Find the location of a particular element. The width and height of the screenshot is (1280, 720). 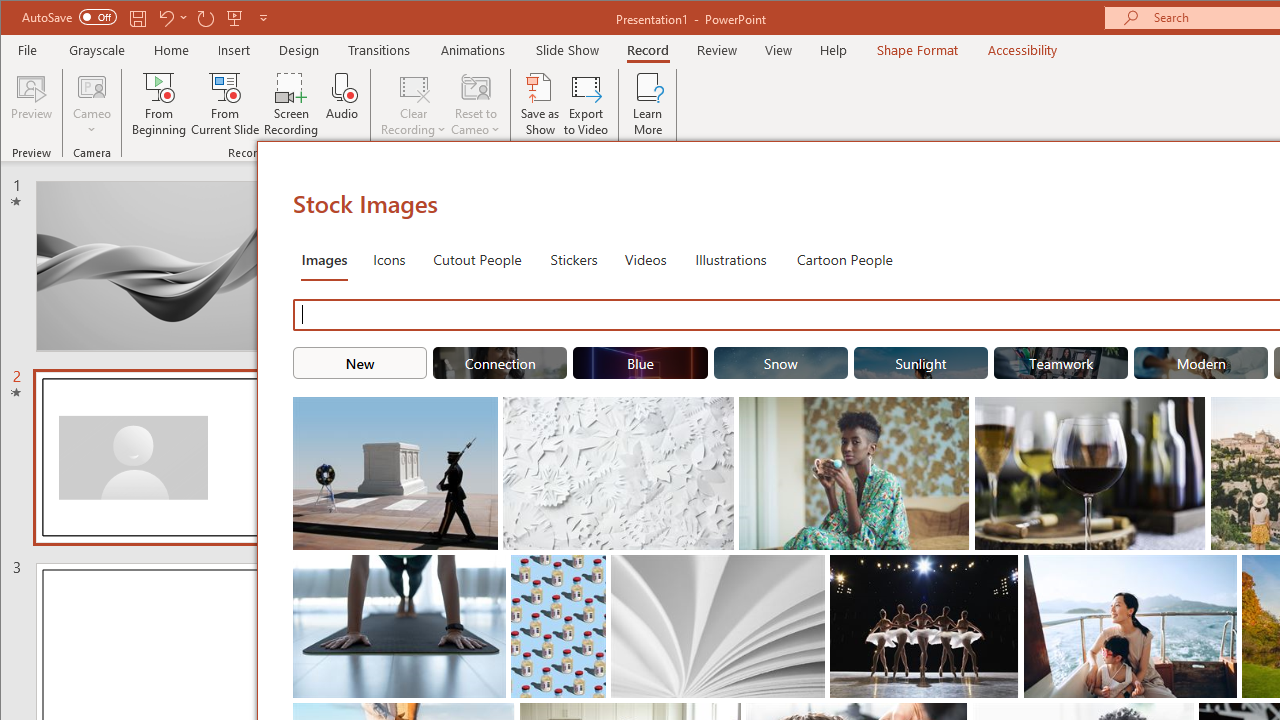

'"New" Stock Images.' is located at coordinates (360, 362).